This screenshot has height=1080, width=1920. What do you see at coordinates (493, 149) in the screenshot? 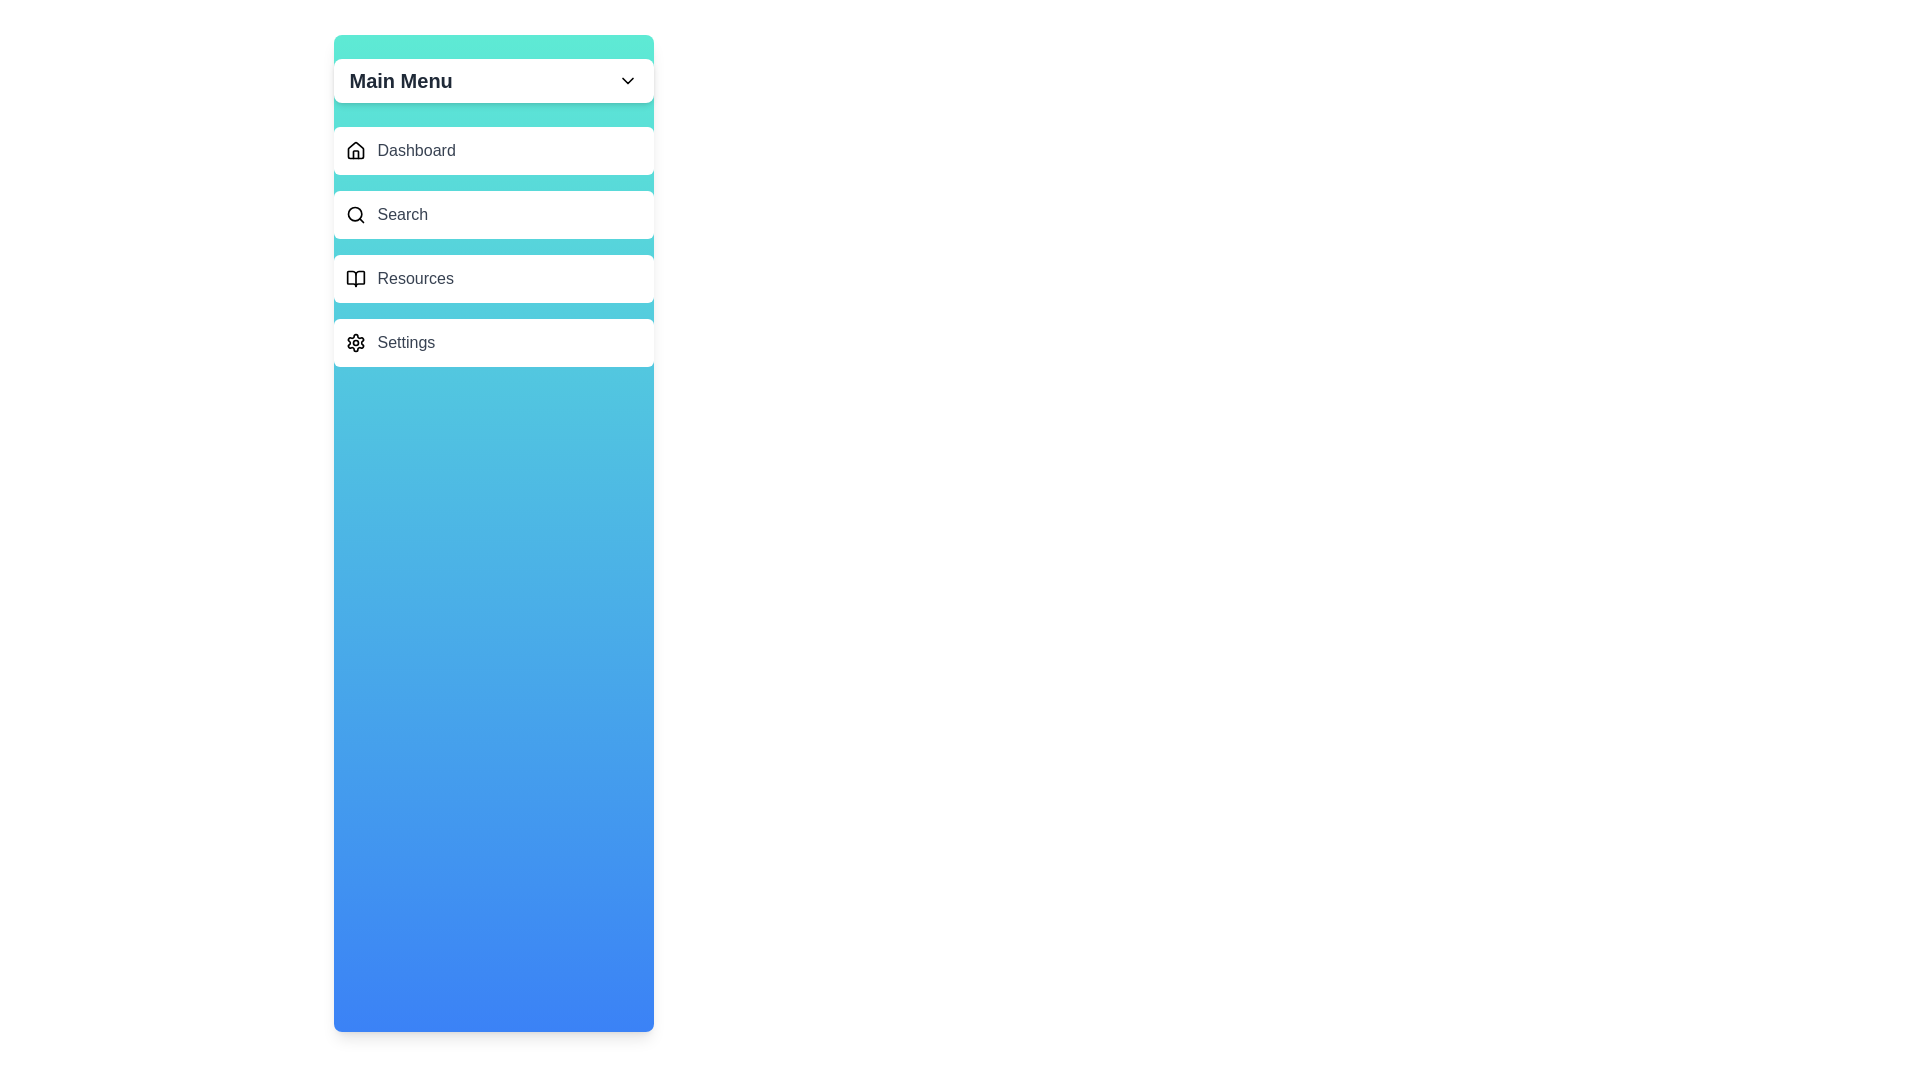
I see `the menu item labeled Dashboard` at bounding box center [493, 149].